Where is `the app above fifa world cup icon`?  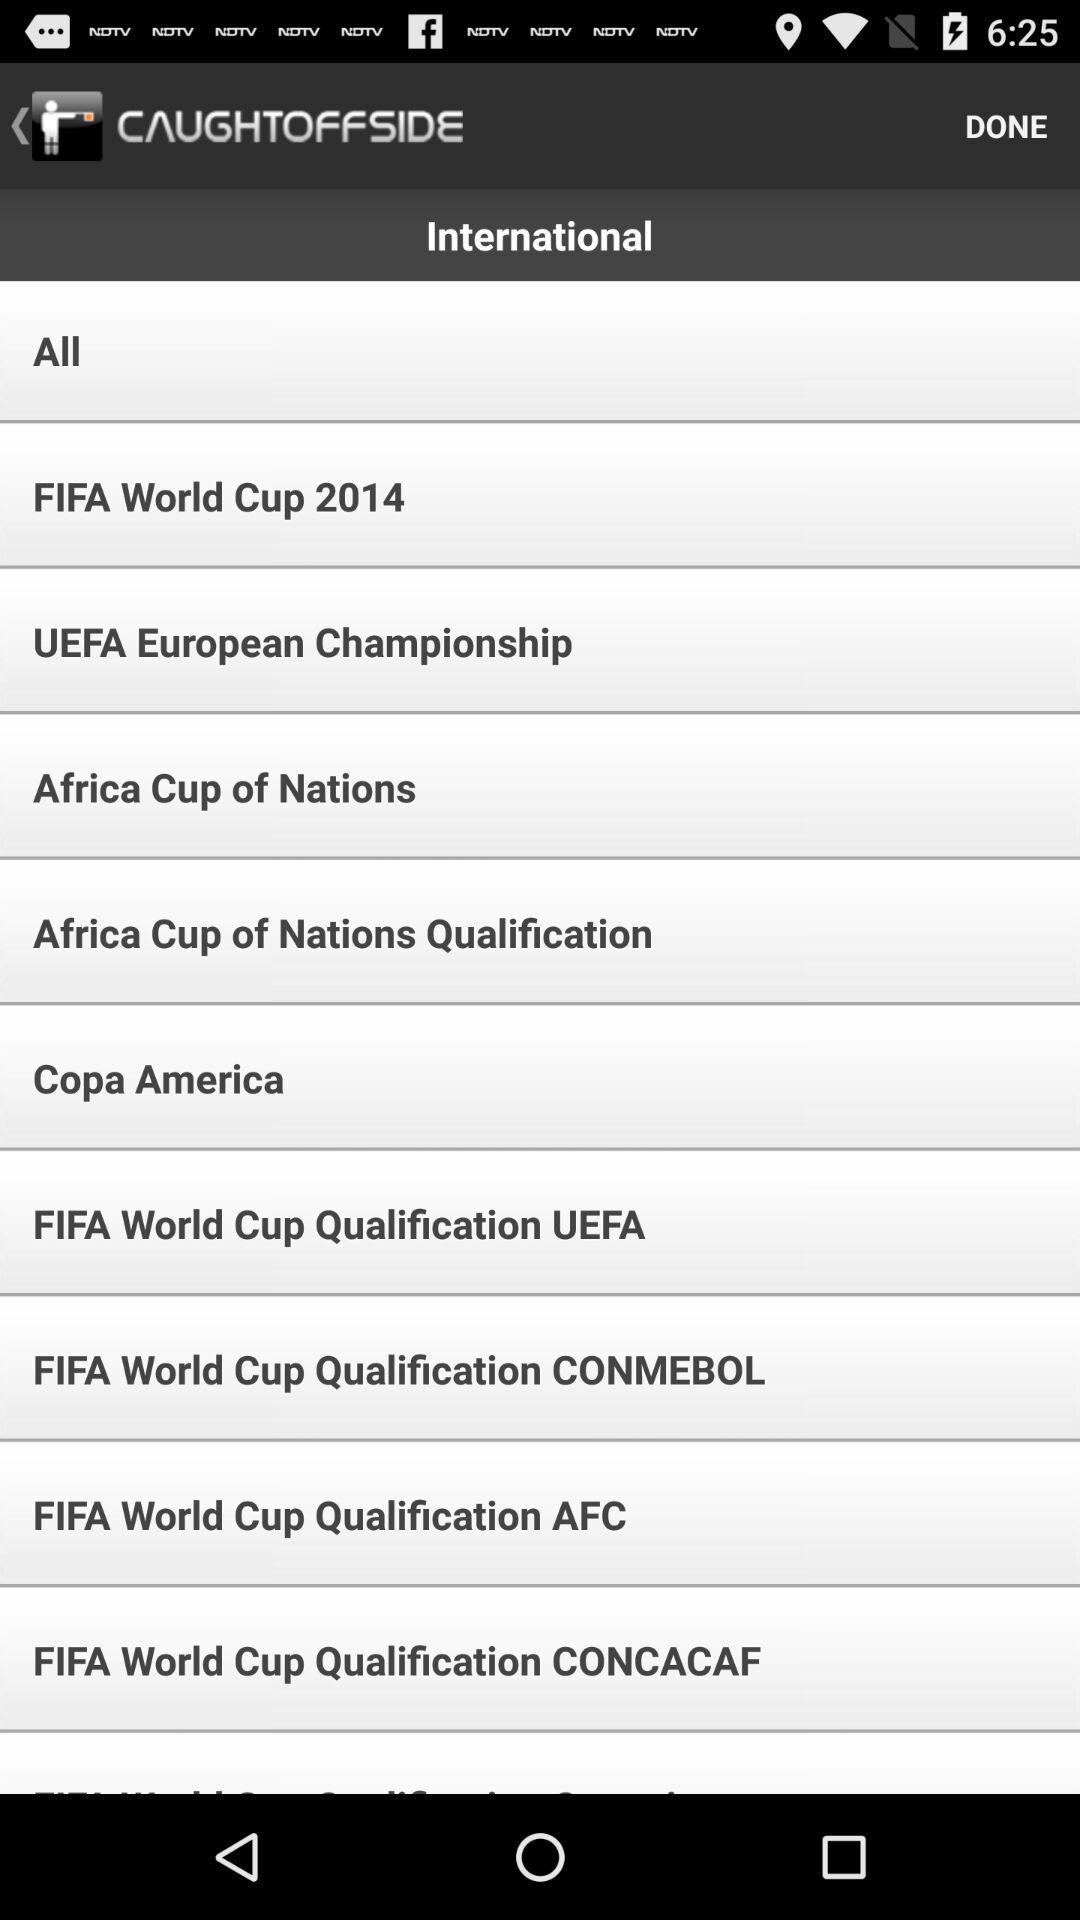
the app above fifa world cup icon is located at coordinates (43, 350).